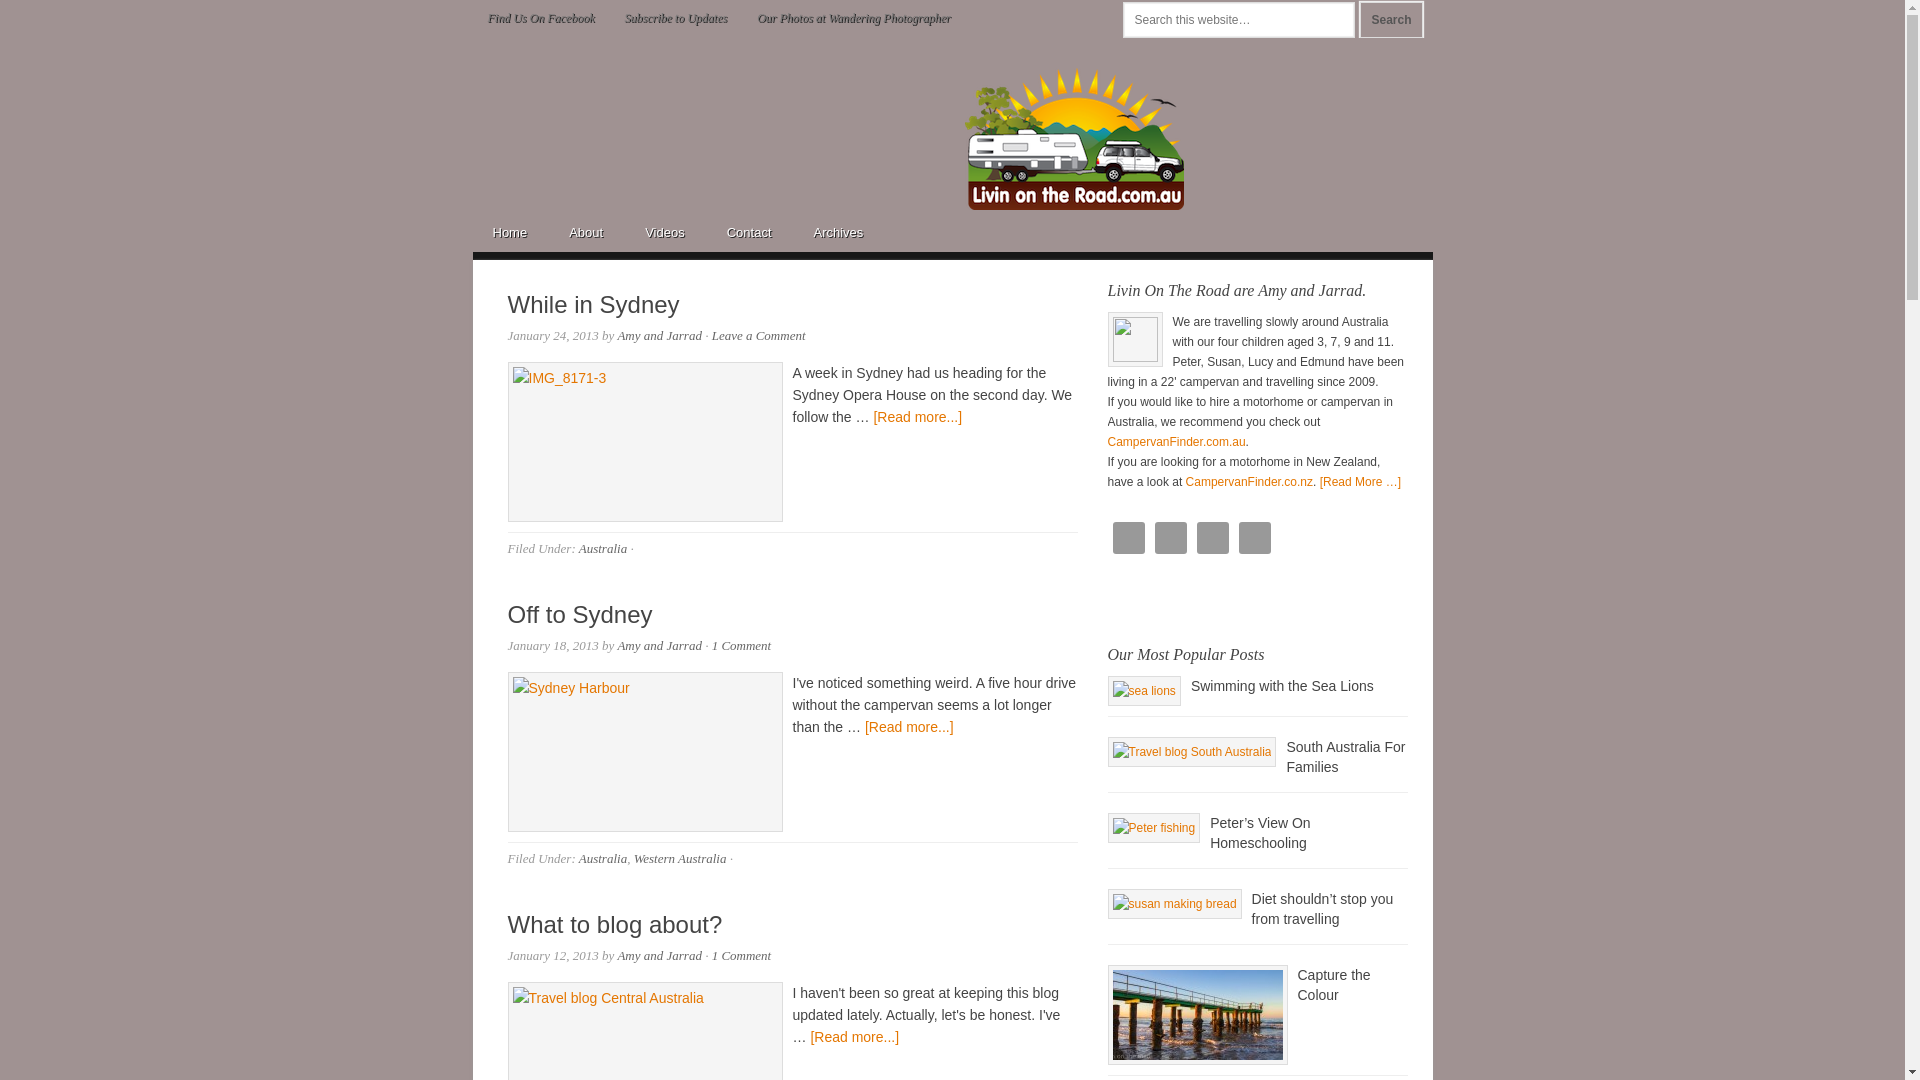 The width and height of the screenshot is (1920, 1080). Describe the element at coordinates (749, 230) in the screenshot. I see `'Contact'` at that location.